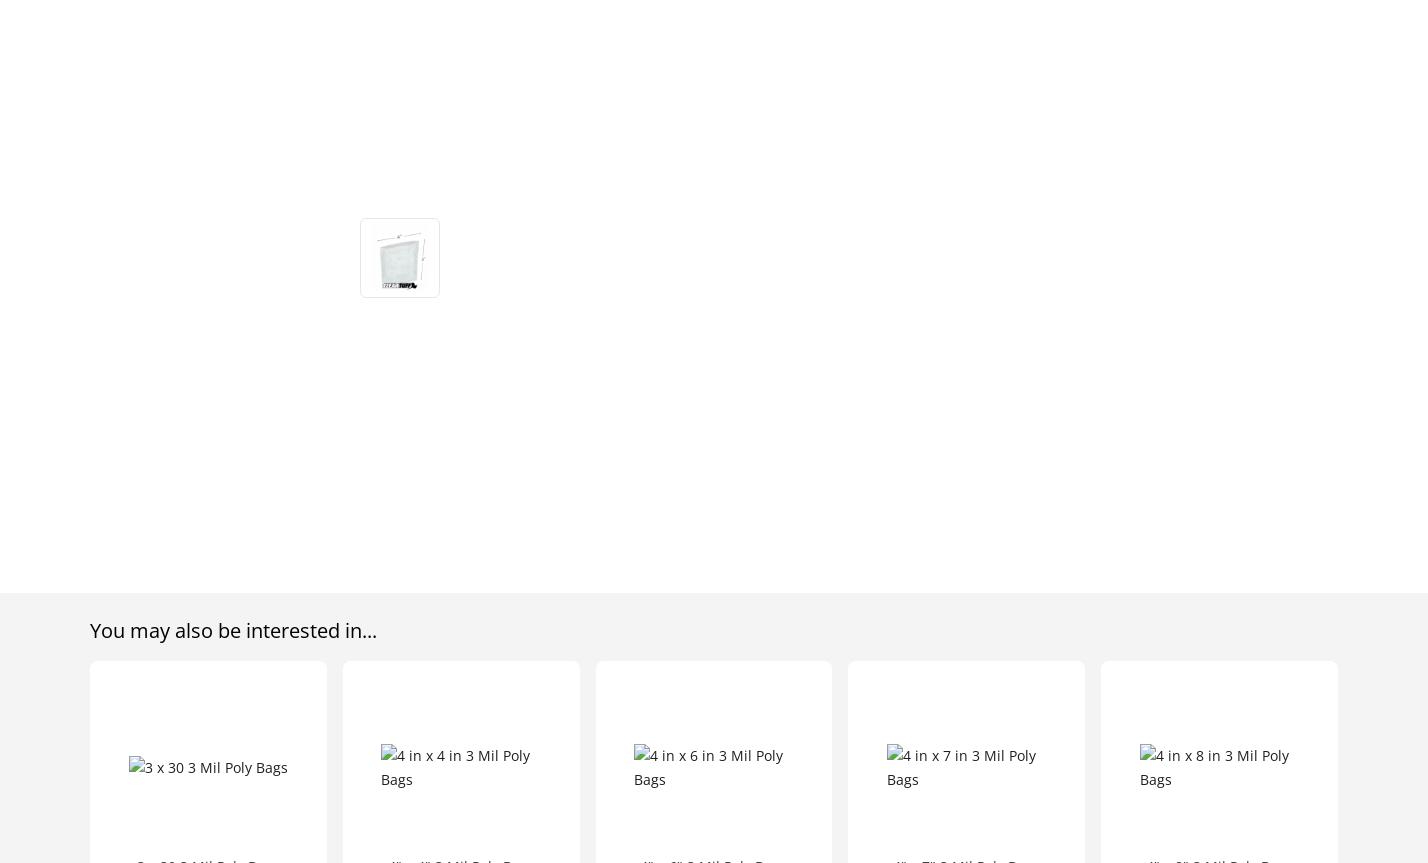  I want to click on 'My Account', so click(465, 70).